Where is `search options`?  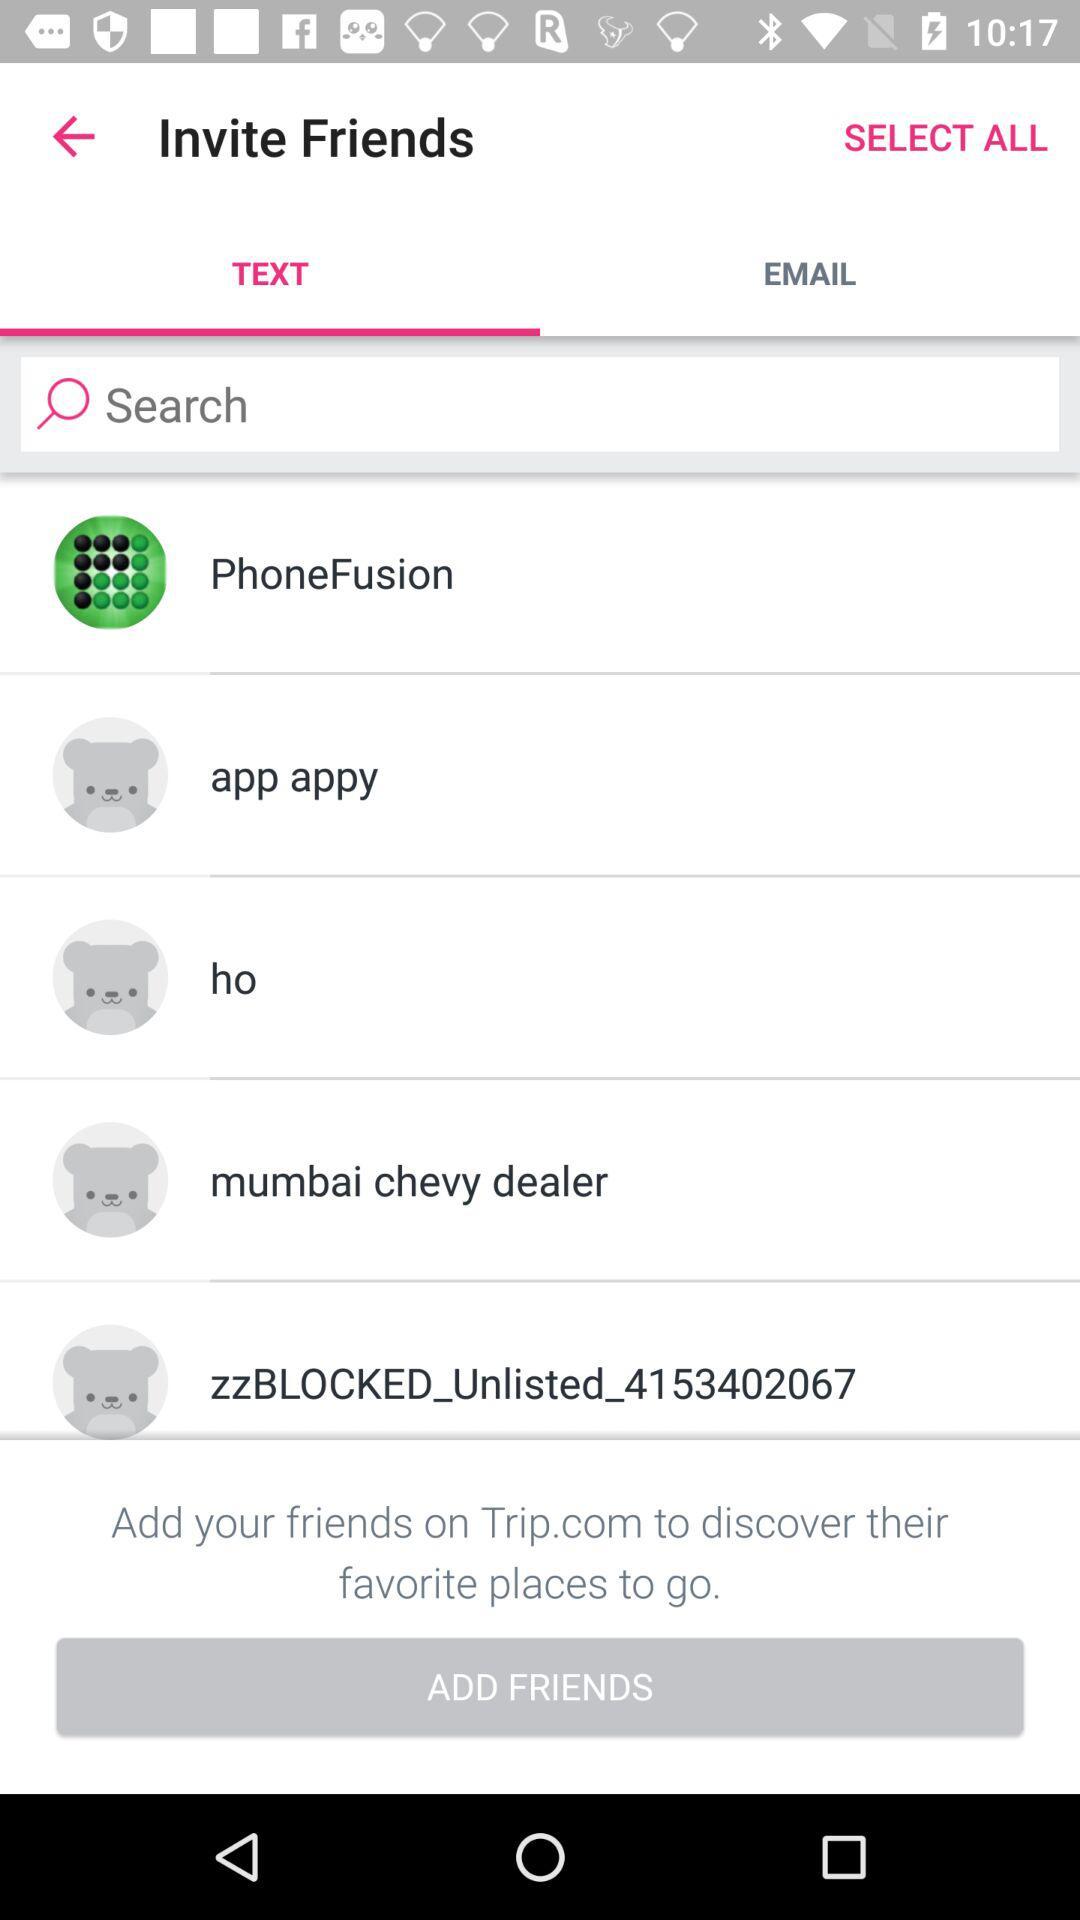
search options is located at coordinates (540, 403).